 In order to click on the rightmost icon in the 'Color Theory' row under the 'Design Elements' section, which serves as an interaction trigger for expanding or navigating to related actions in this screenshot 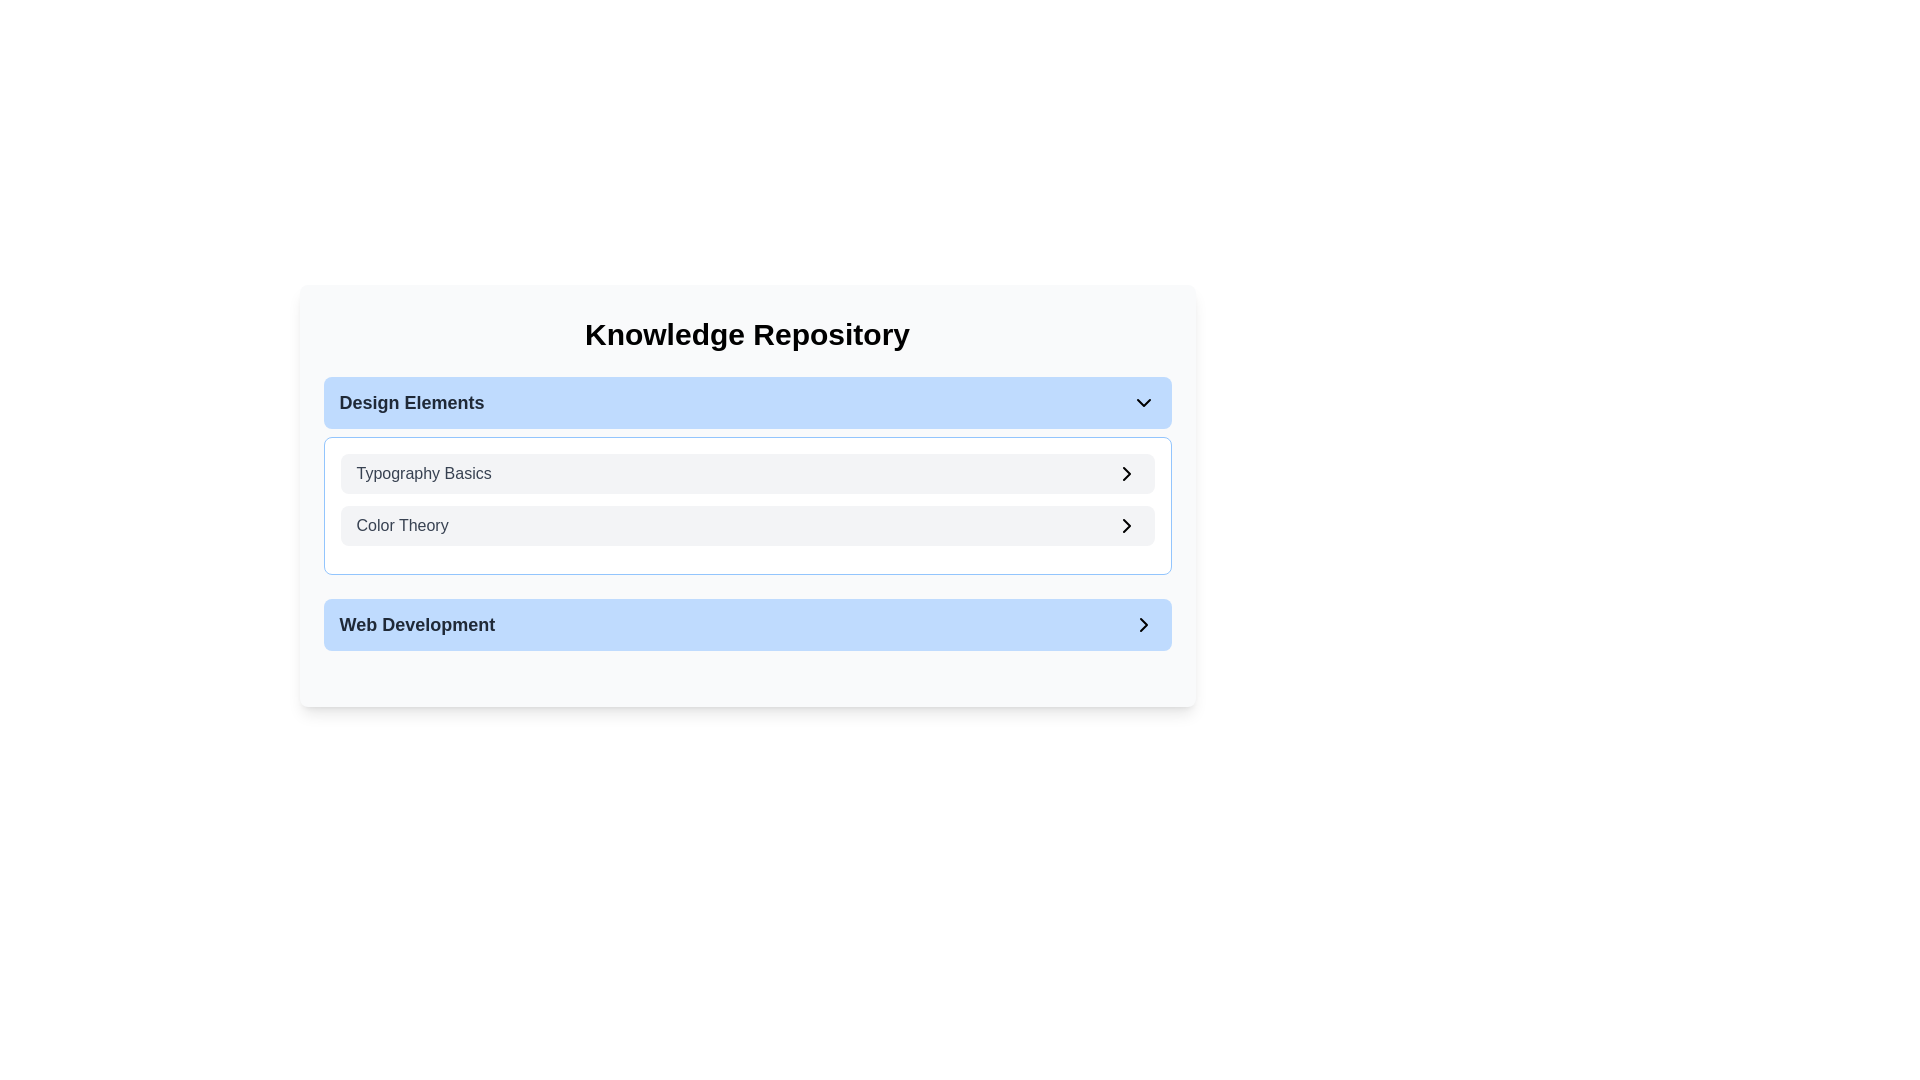, I will do `click(1126, 474)`.